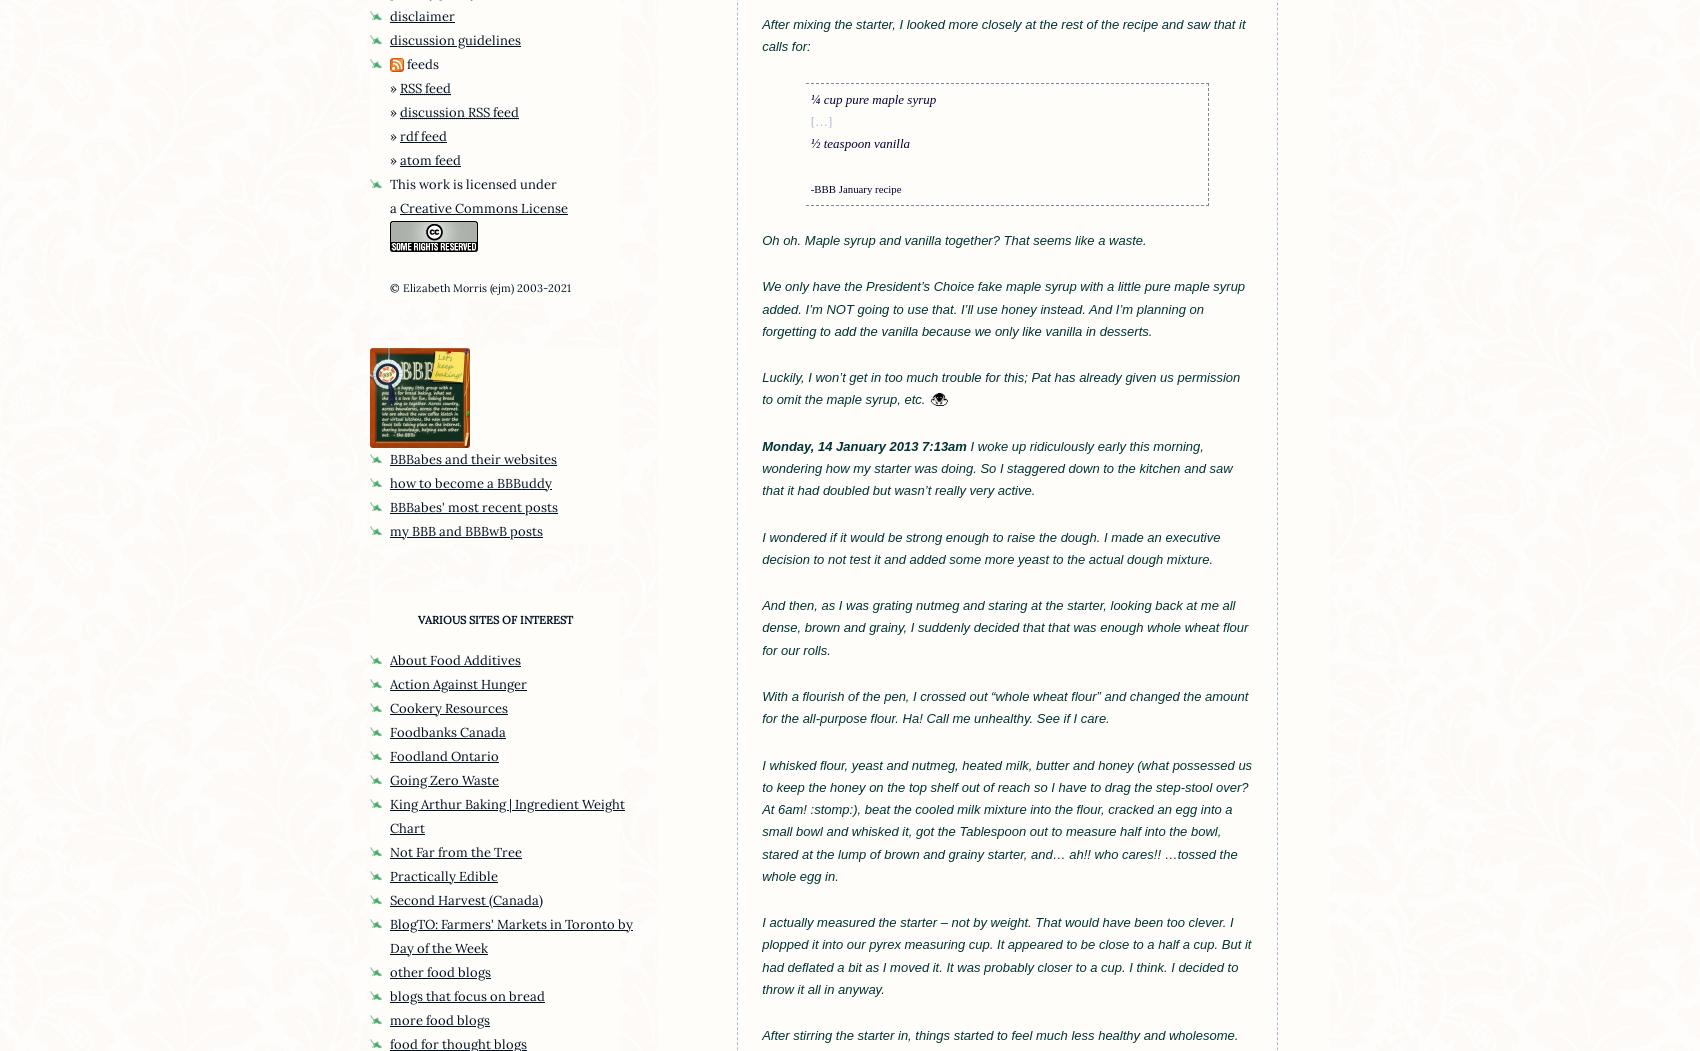 Image resolution: width=1700 pixels, height=1051 pixels. What do you see at coordinates (455, 850) in the screenshot?
I see `'Not Far from the Tree'` at bounding box center [455, 850].